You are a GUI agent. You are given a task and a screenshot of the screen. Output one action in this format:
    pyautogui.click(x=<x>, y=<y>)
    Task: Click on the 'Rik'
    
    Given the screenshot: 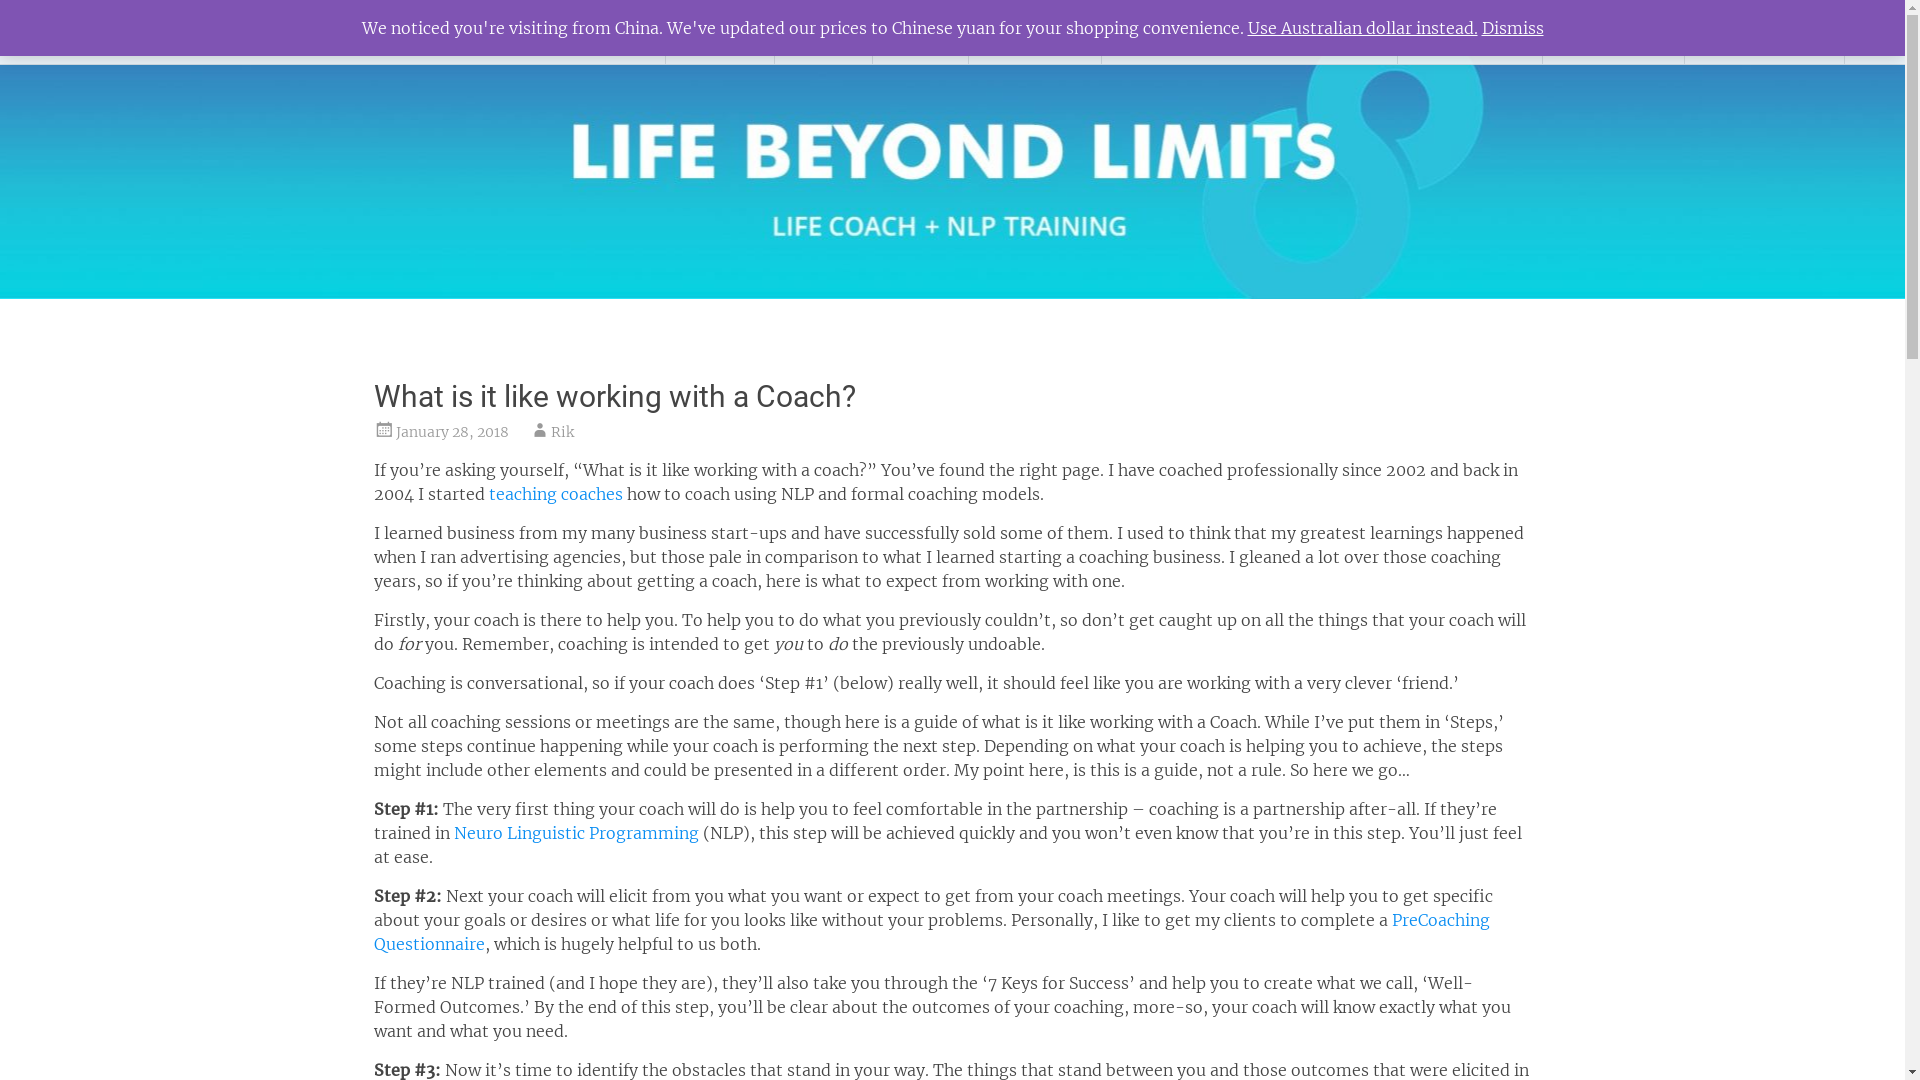 What is the action you would take?
    pyautogui.click(x=560, y=431)
    